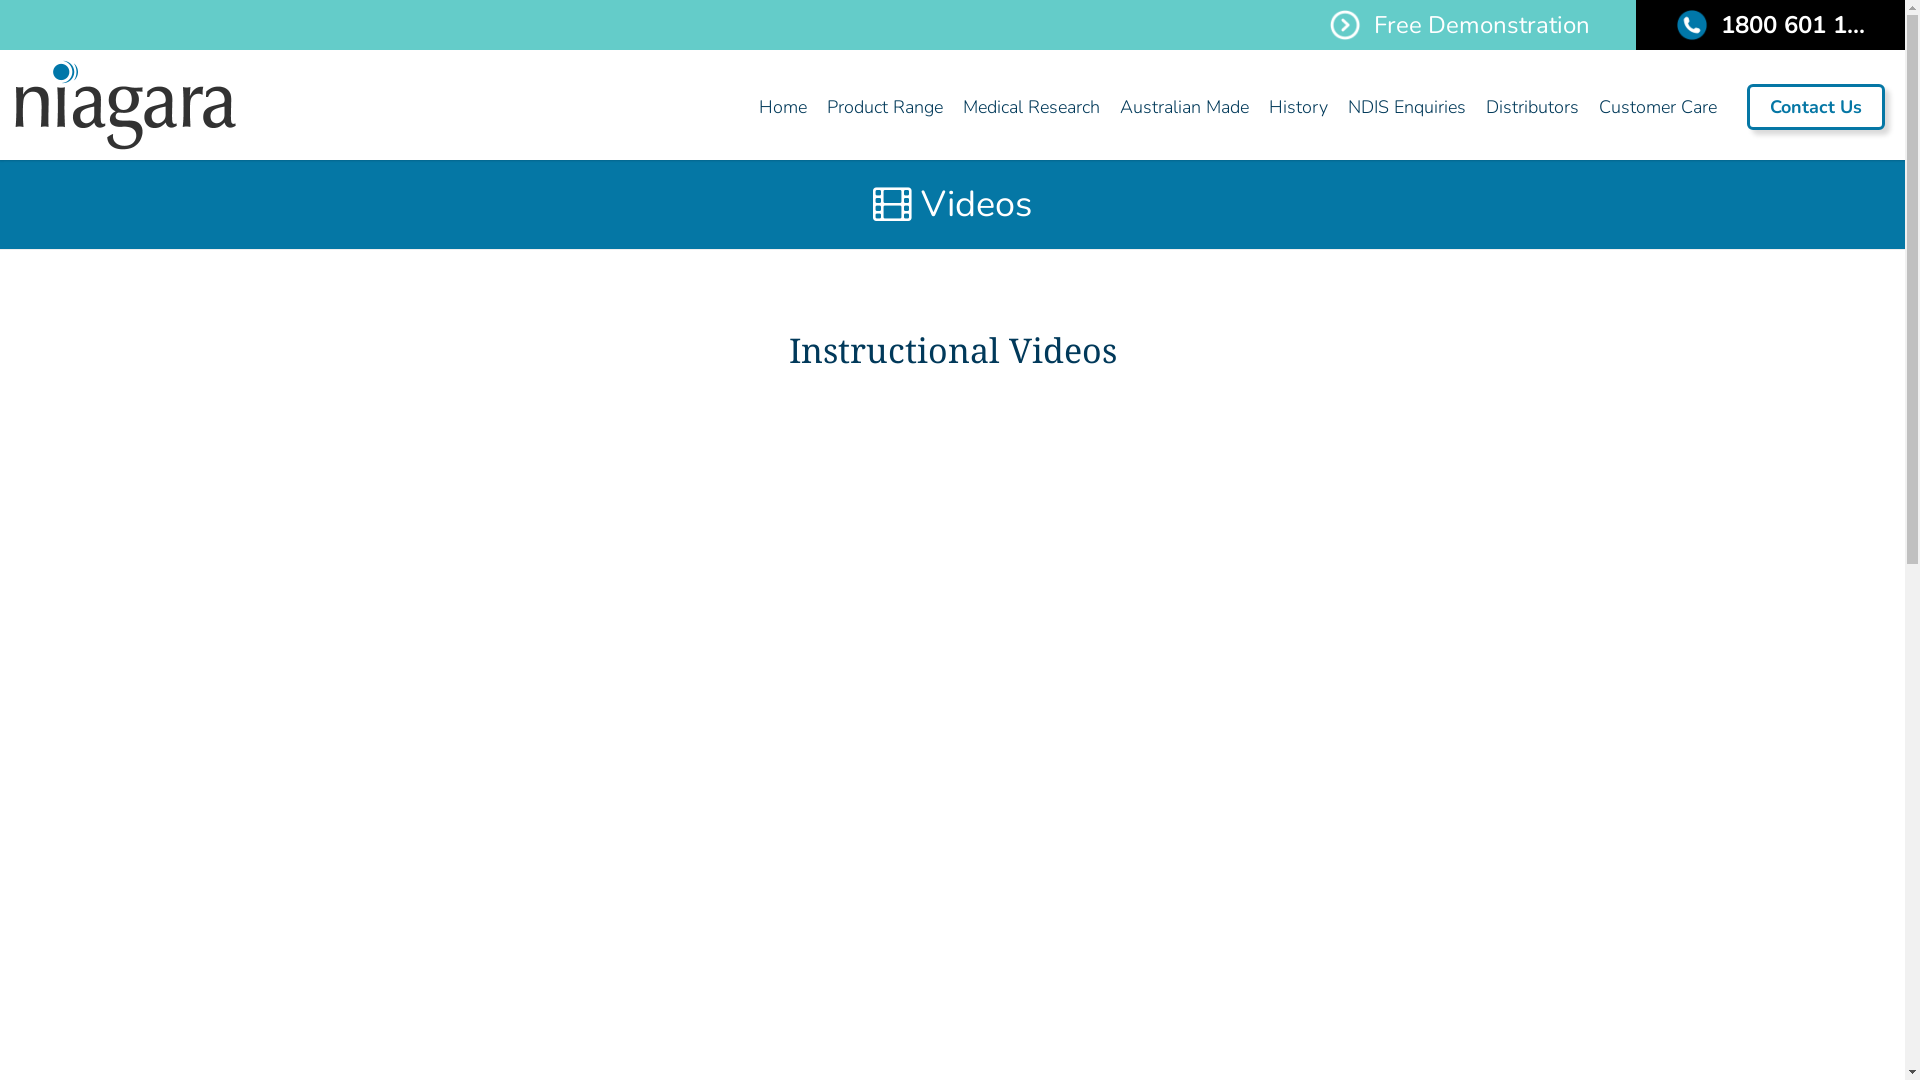 This screenshot has width=1920, height=1080. What do you see at coordinates (1298, 107) in the screenshot?
I see `'History'` at bounding box center [1298, 107].